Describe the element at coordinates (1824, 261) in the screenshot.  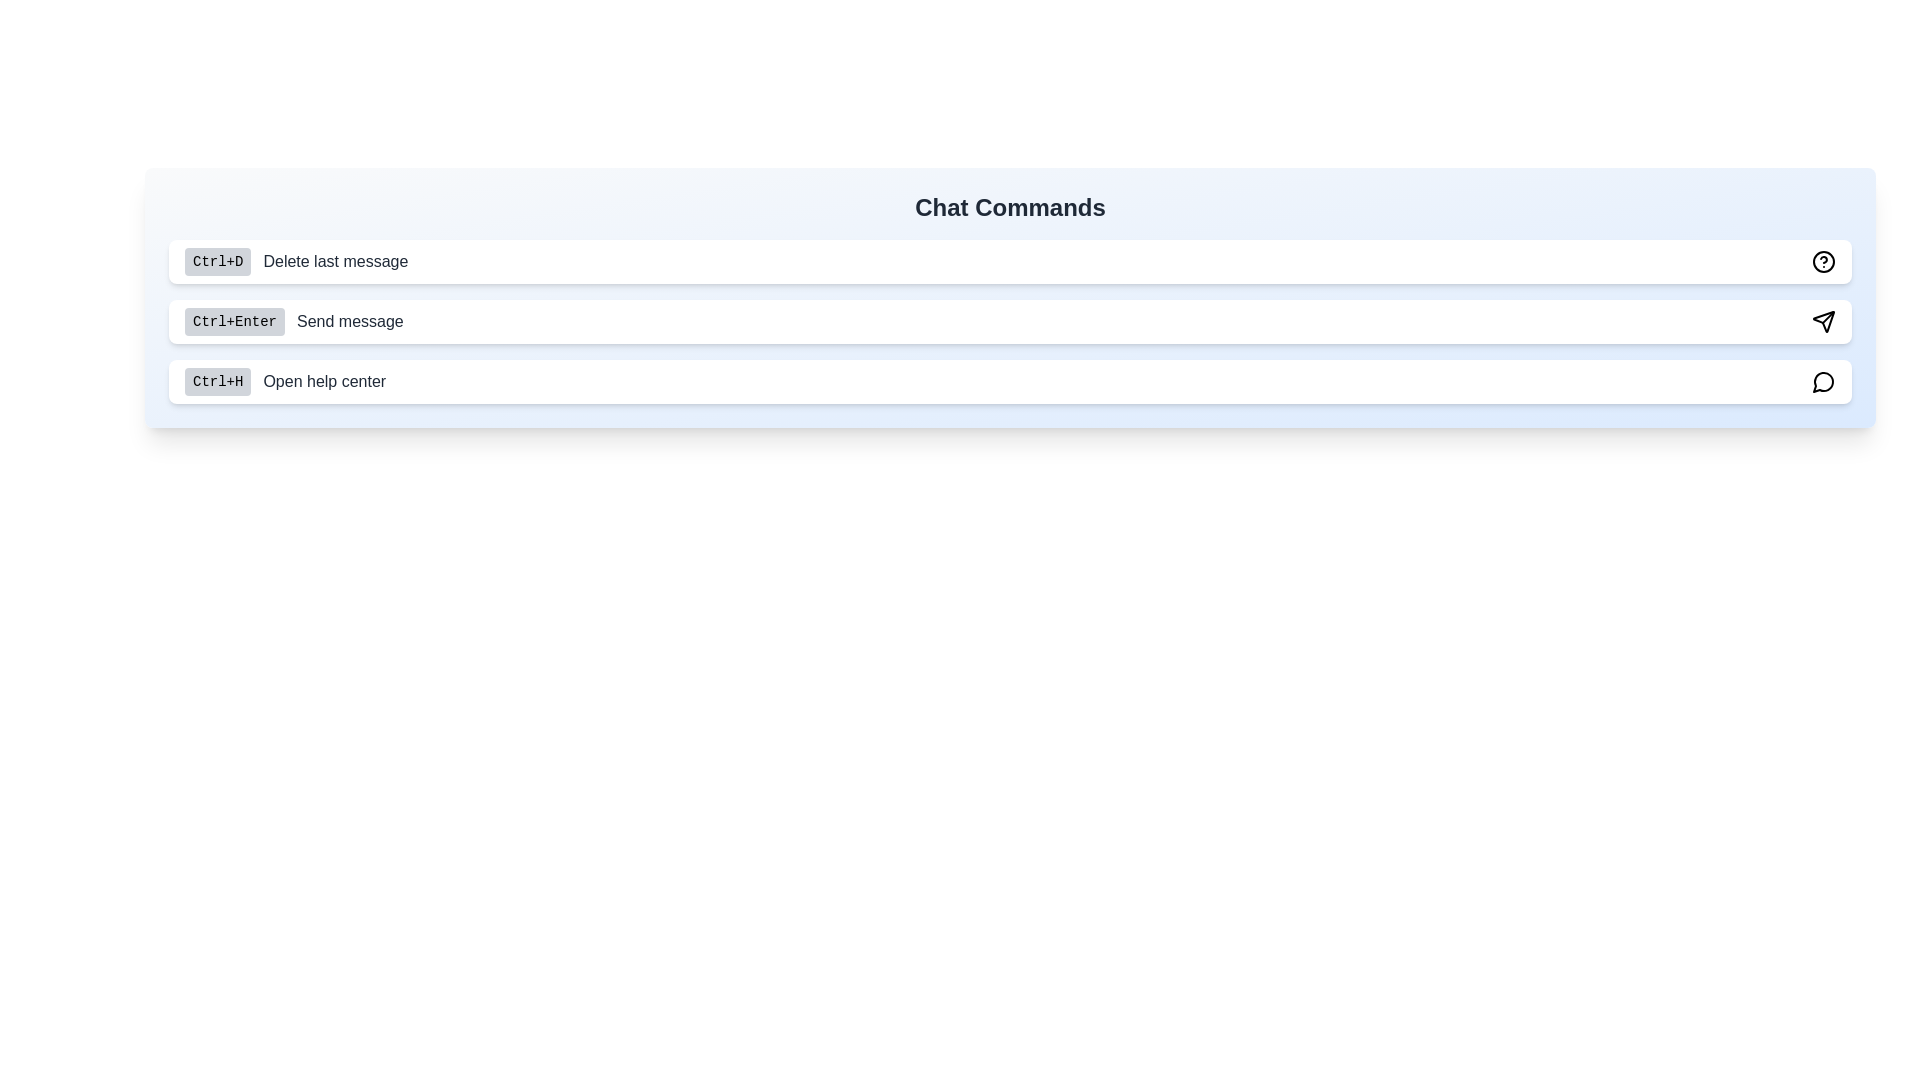
I see `the small circular icon with a question mark inside, located on the far right of the first command bar titled 'Delete last message'` at that location.